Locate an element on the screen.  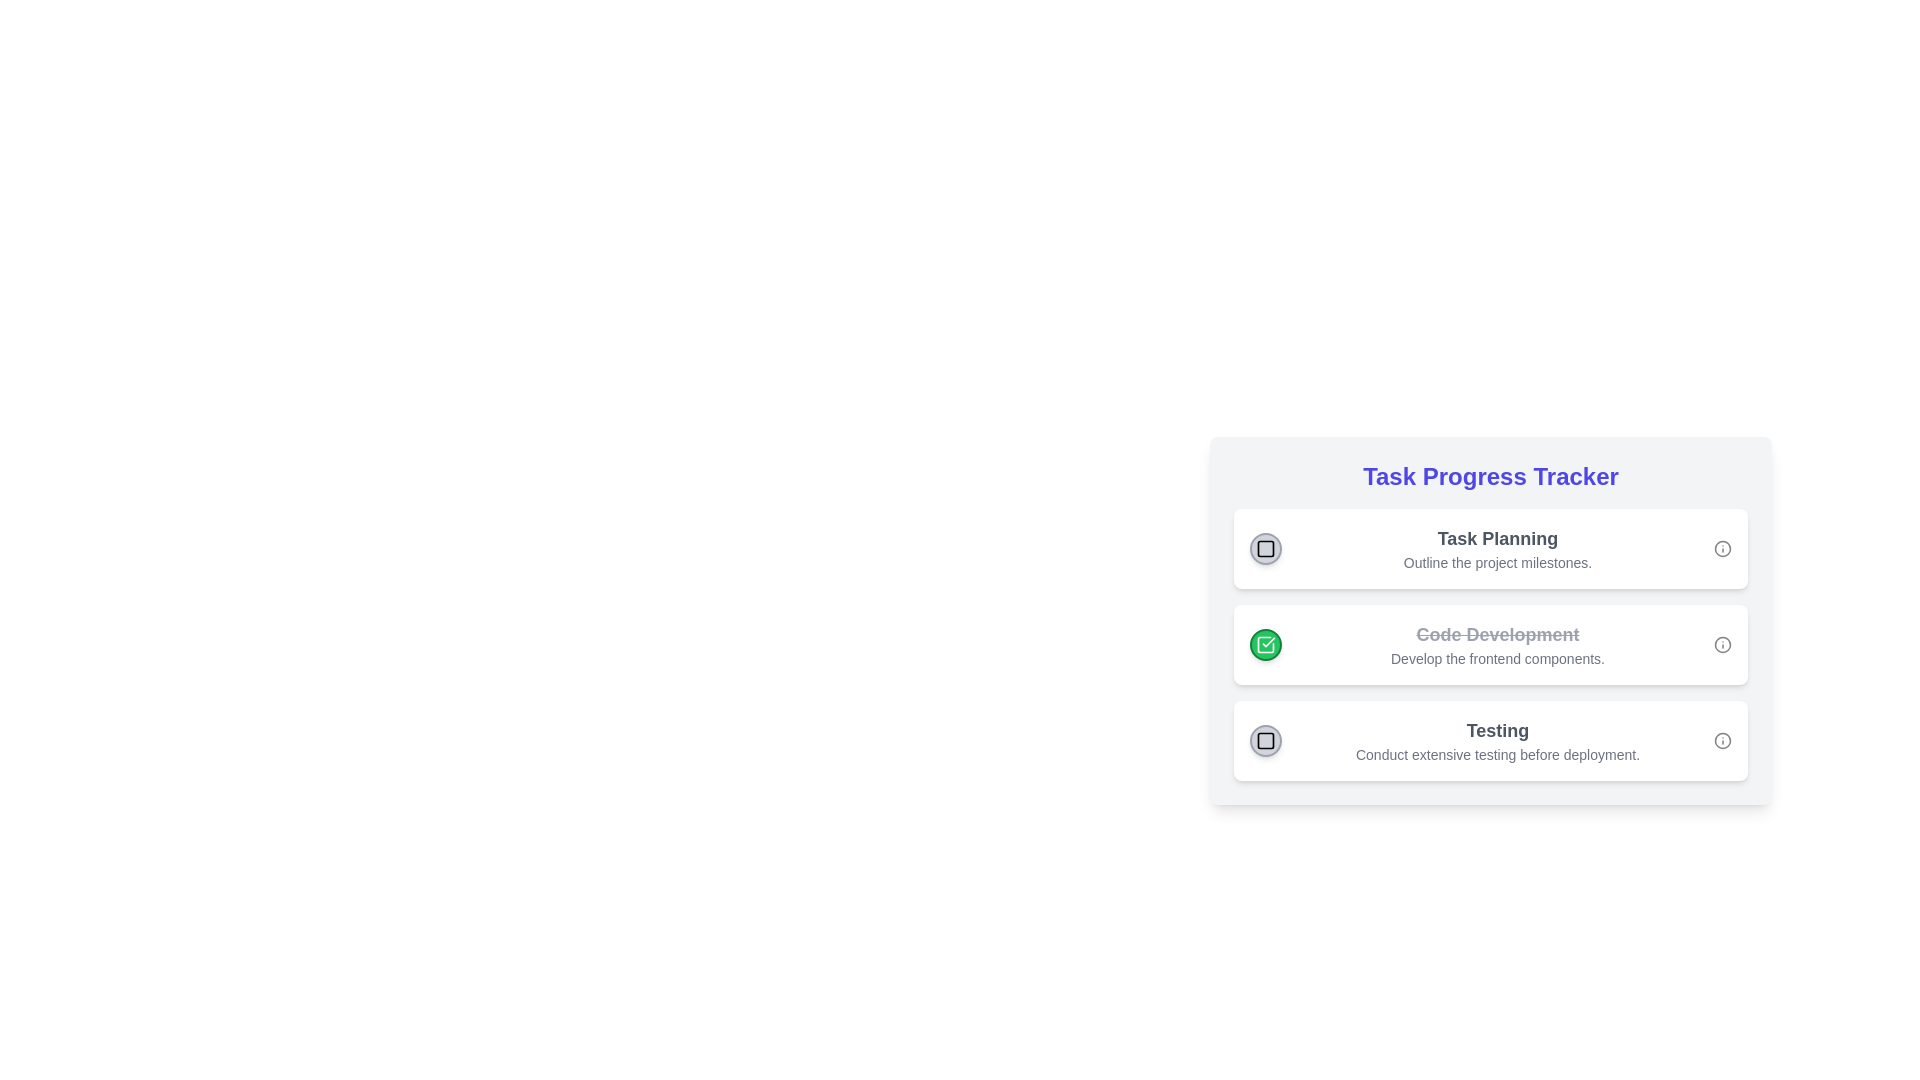
the circular shape within the informational icon located to the far right of the 'Task Planning' section in the Task Progress Tracker interface to potentially reveal a tooltip or additional information is located at coordinates (1722, 548).